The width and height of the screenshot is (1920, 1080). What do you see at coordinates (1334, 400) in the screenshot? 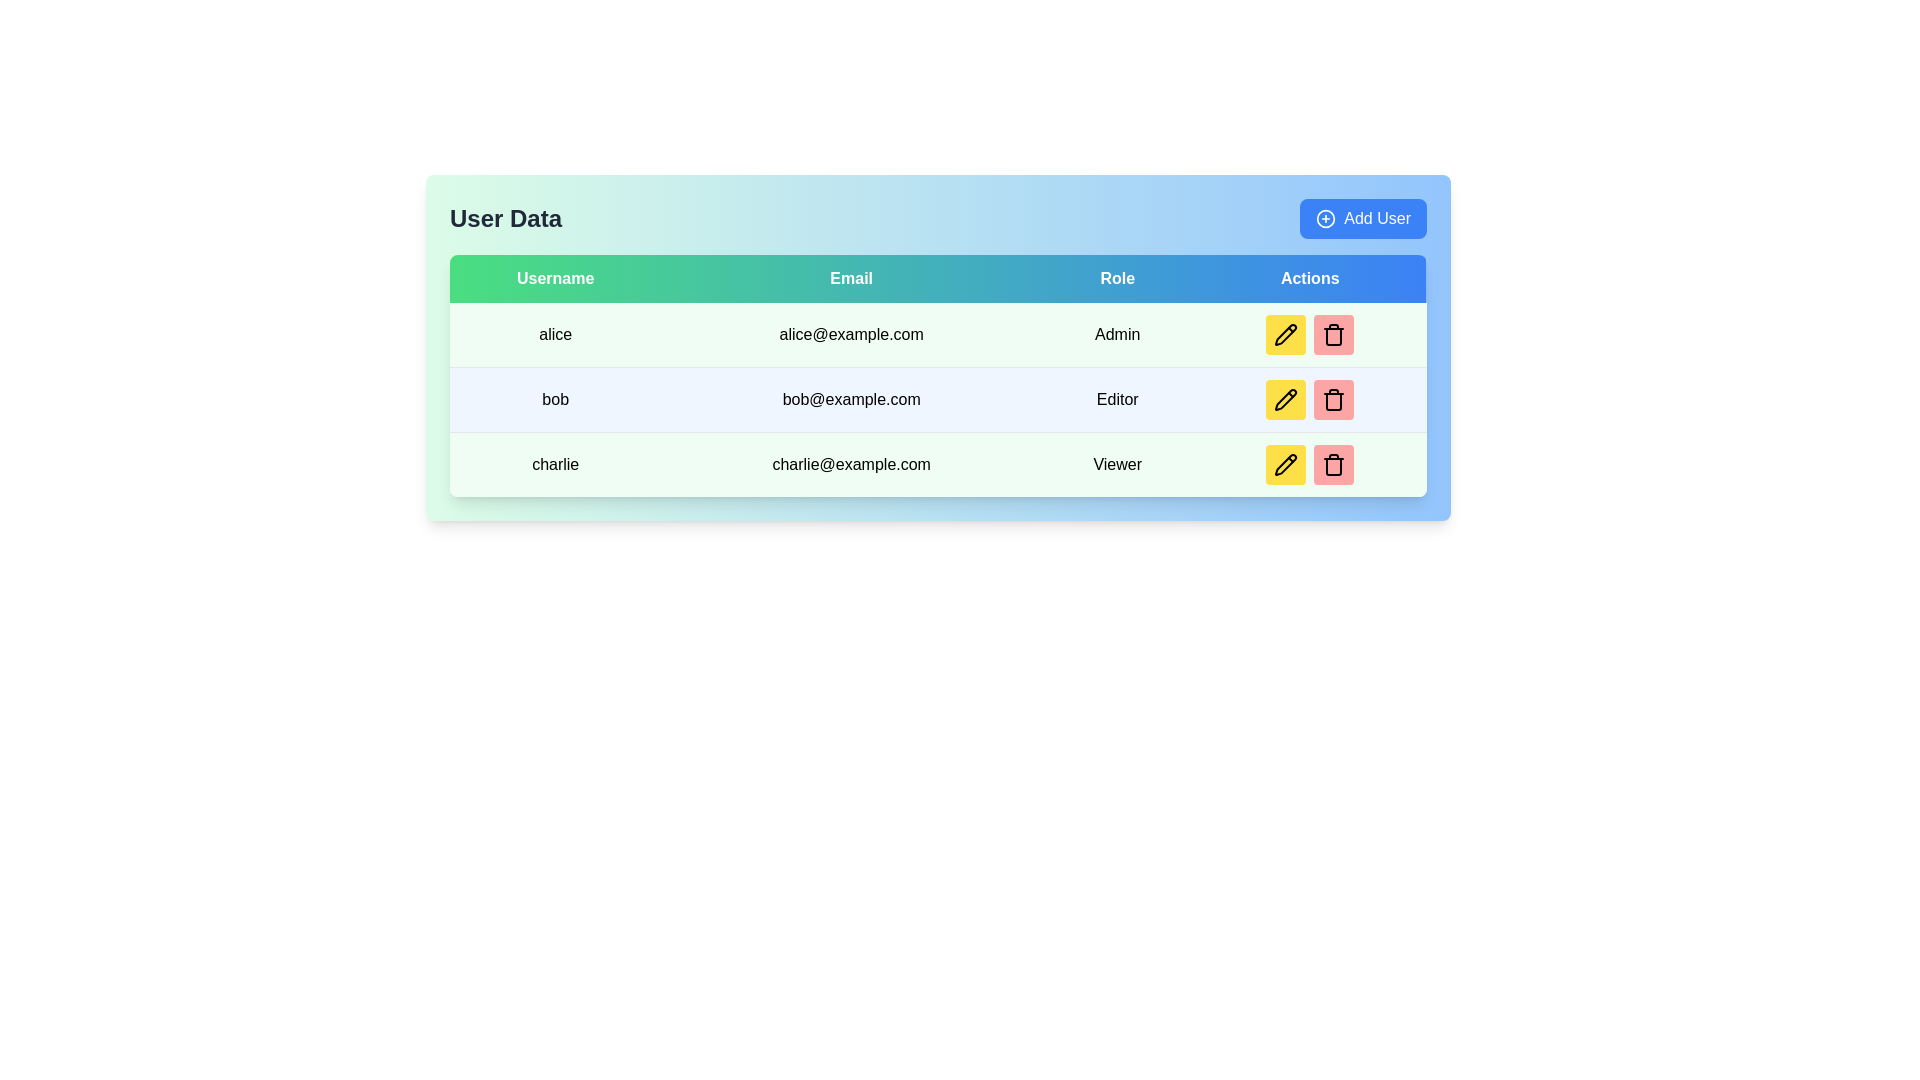
I see `the trash can icon in the 'Actions' column of the table layout, located in the second row for user 'bob'` at bounding box center [1334, 400].